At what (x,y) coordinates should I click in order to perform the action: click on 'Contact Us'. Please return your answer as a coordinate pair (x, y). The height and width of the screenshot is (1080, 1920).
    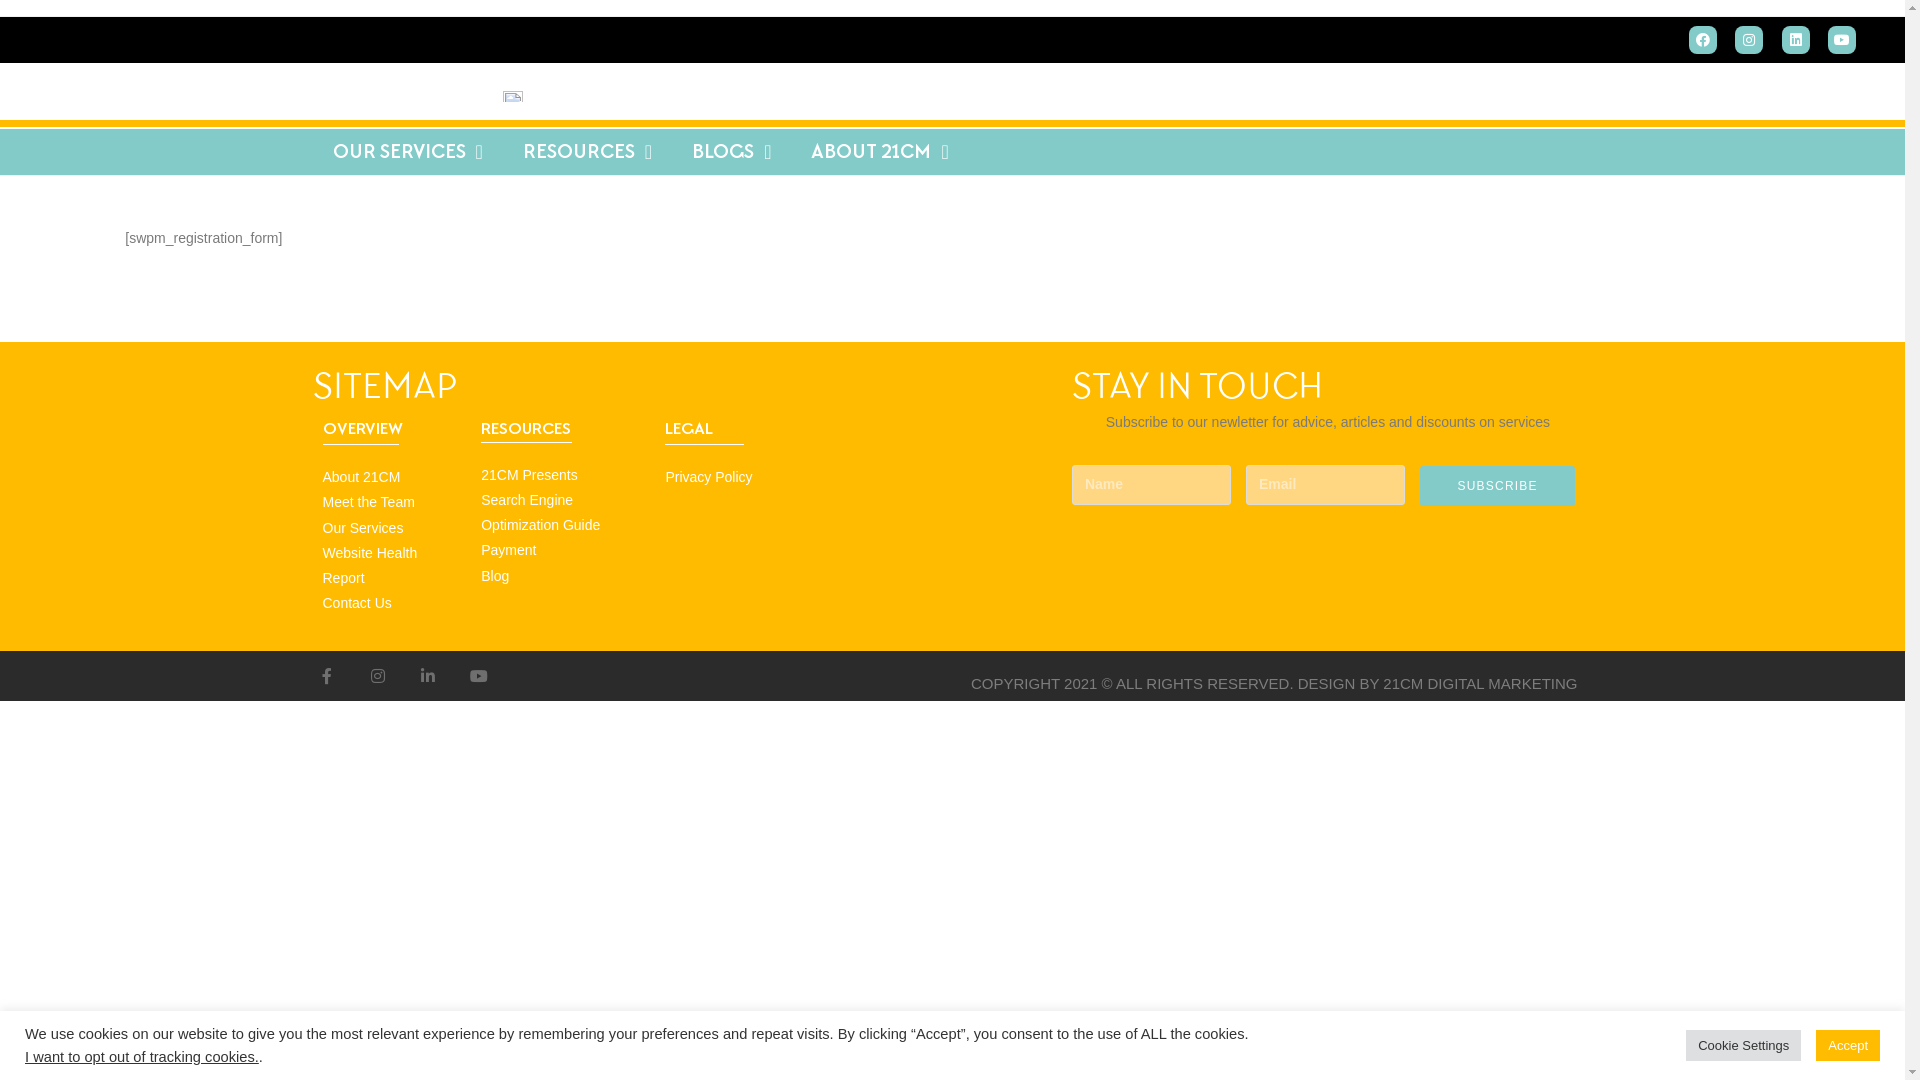
    Looking at the image, I should click on (321, 602).